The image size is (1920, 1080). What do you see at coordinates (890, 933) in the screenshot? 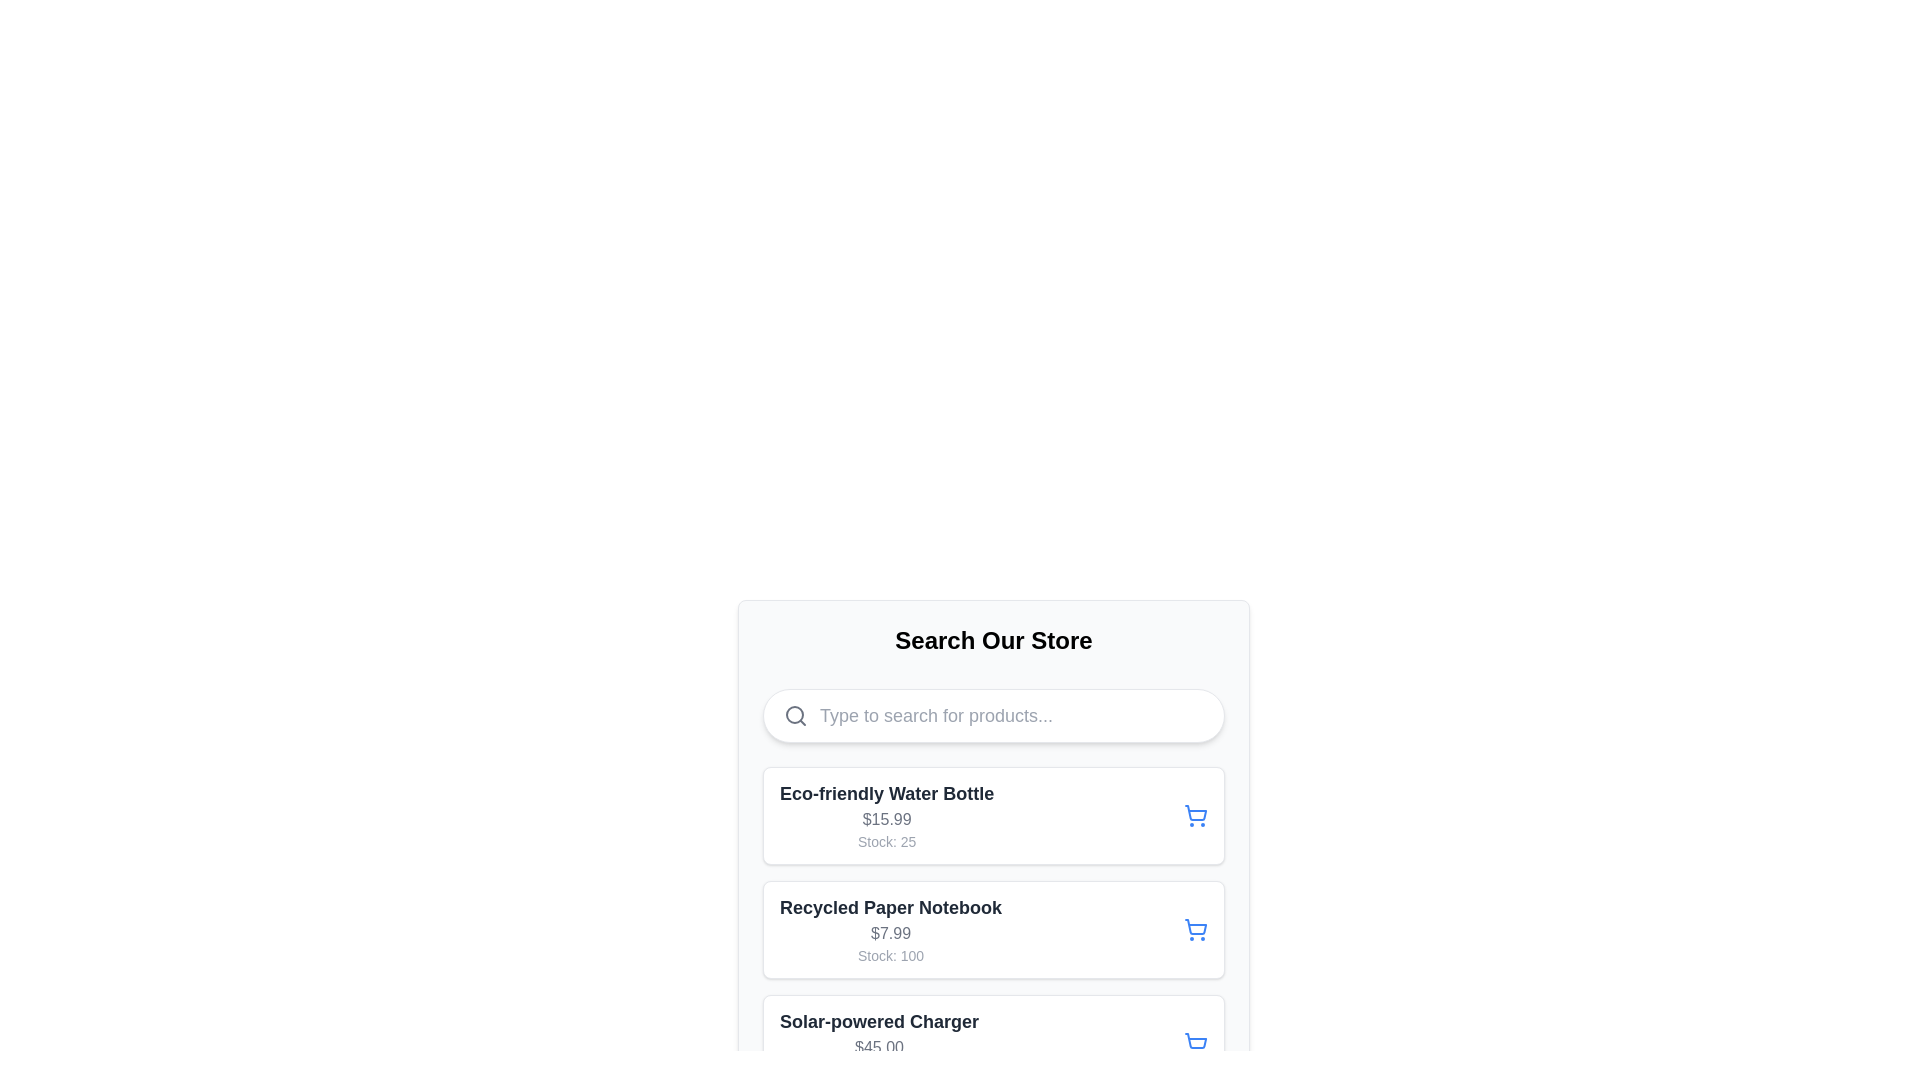
I see `the price text label '$7.99' found in the product listing card for 'Recycled Paper Notebook', which is styled in a gray font and positioned centrally below the product name` at bounding box center [890, 933].